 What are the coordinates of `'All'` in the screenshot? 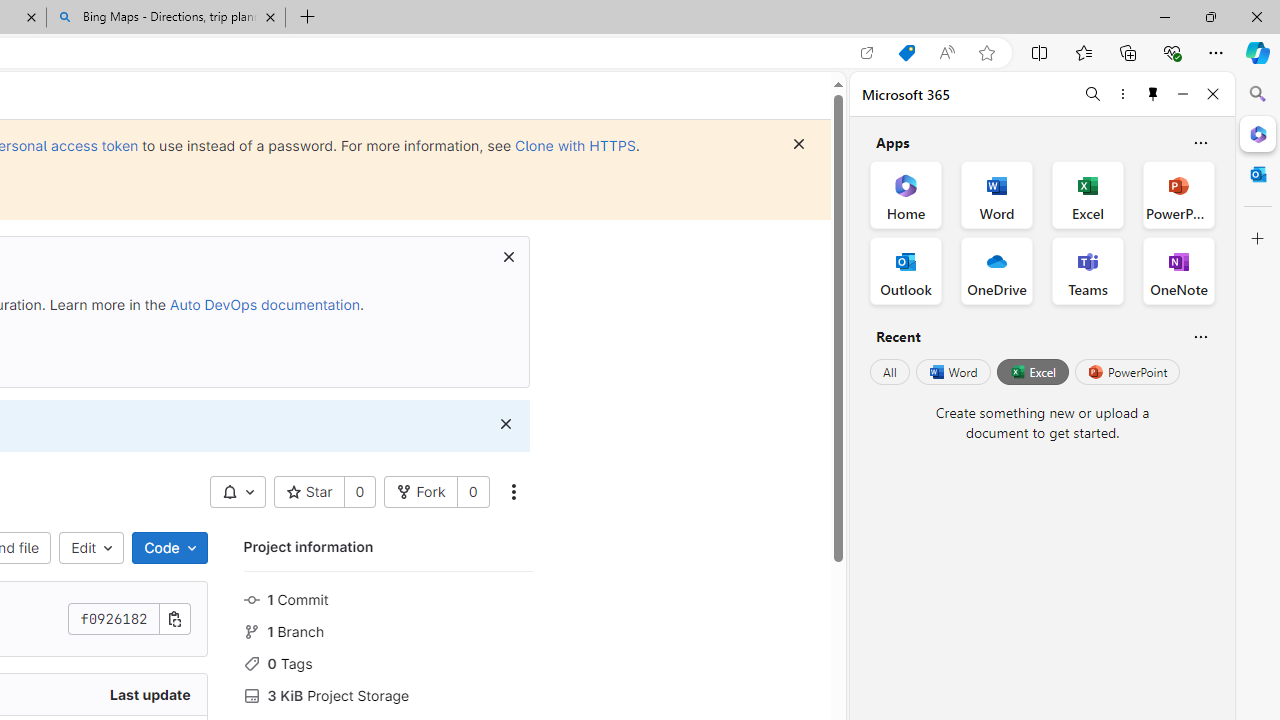 It's located at (889, 372).